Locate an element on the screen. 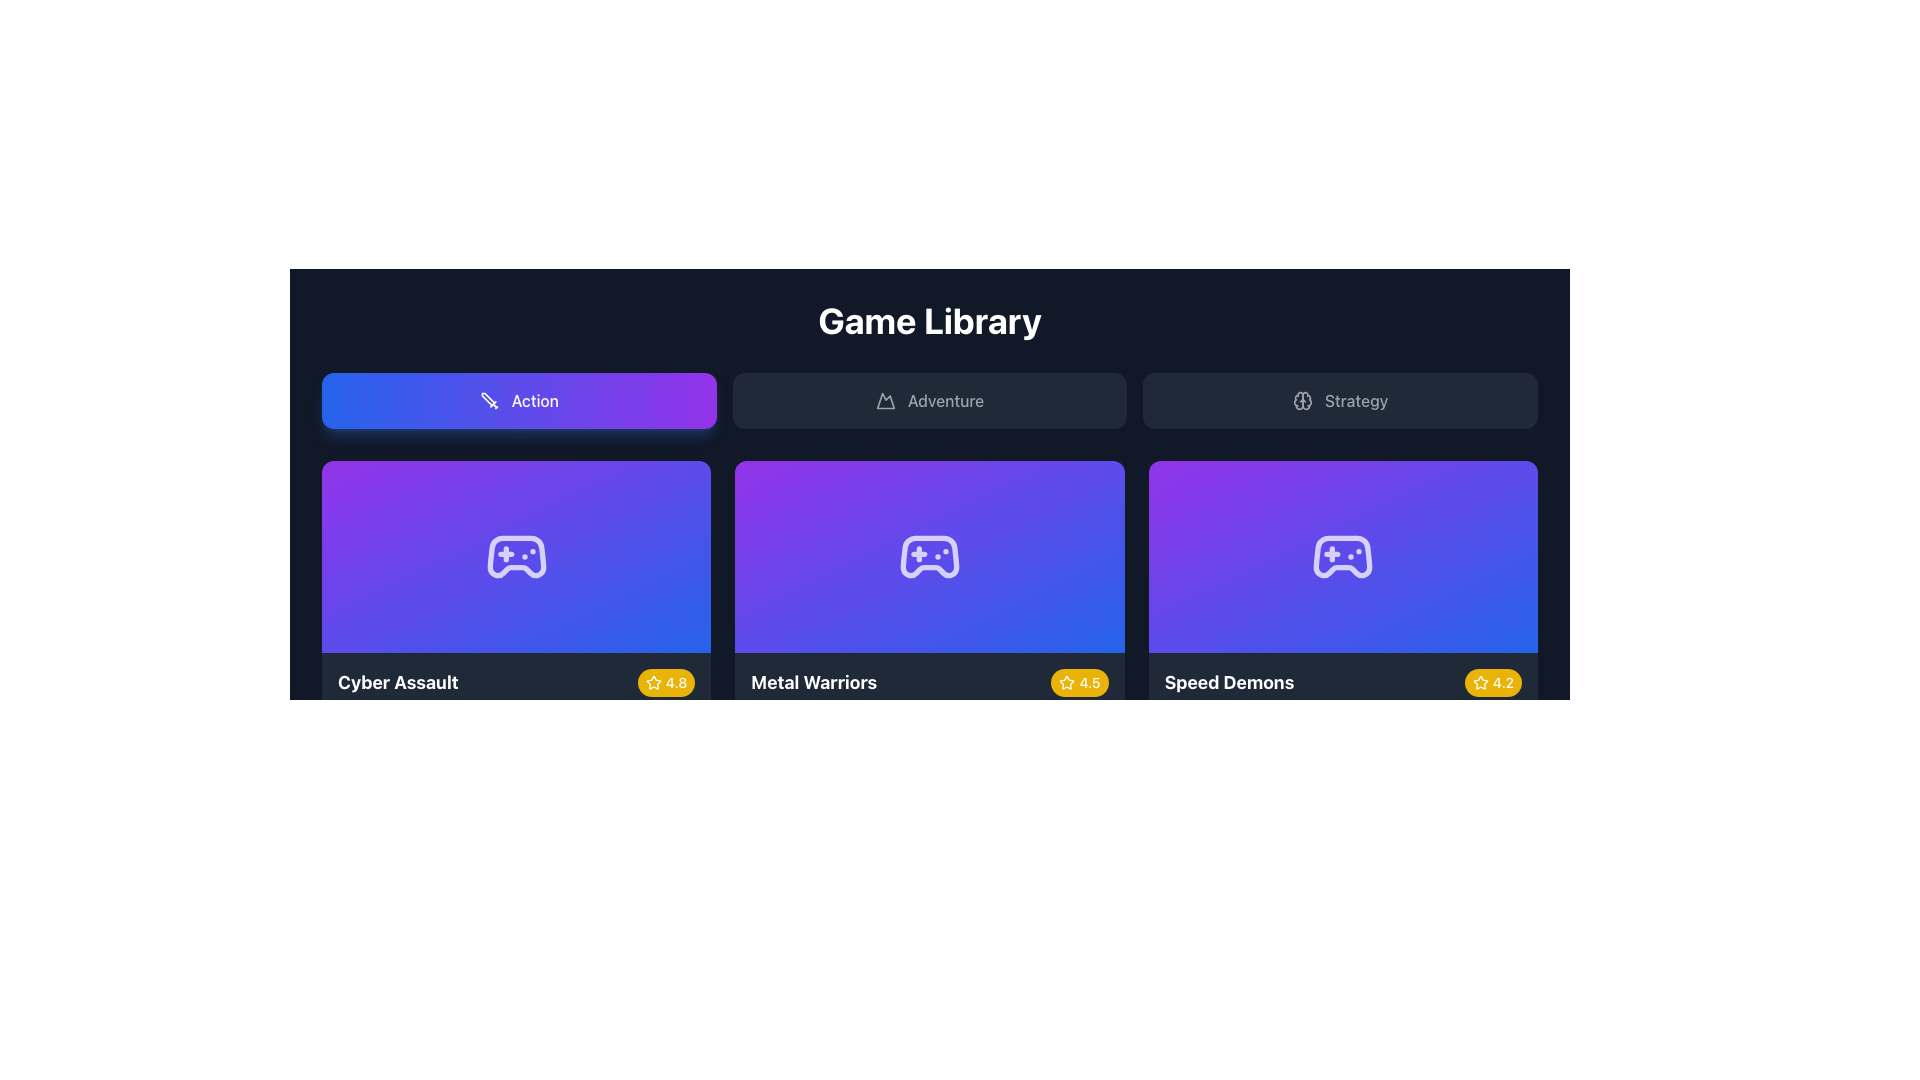 The height and width of the screenshot is (1080, 1920). the 'Adventure' category icon located in the middle of the top row, which is the first icon within the 'Adventure' button, positioned left of the button label text is located at coordinates (884, 401).